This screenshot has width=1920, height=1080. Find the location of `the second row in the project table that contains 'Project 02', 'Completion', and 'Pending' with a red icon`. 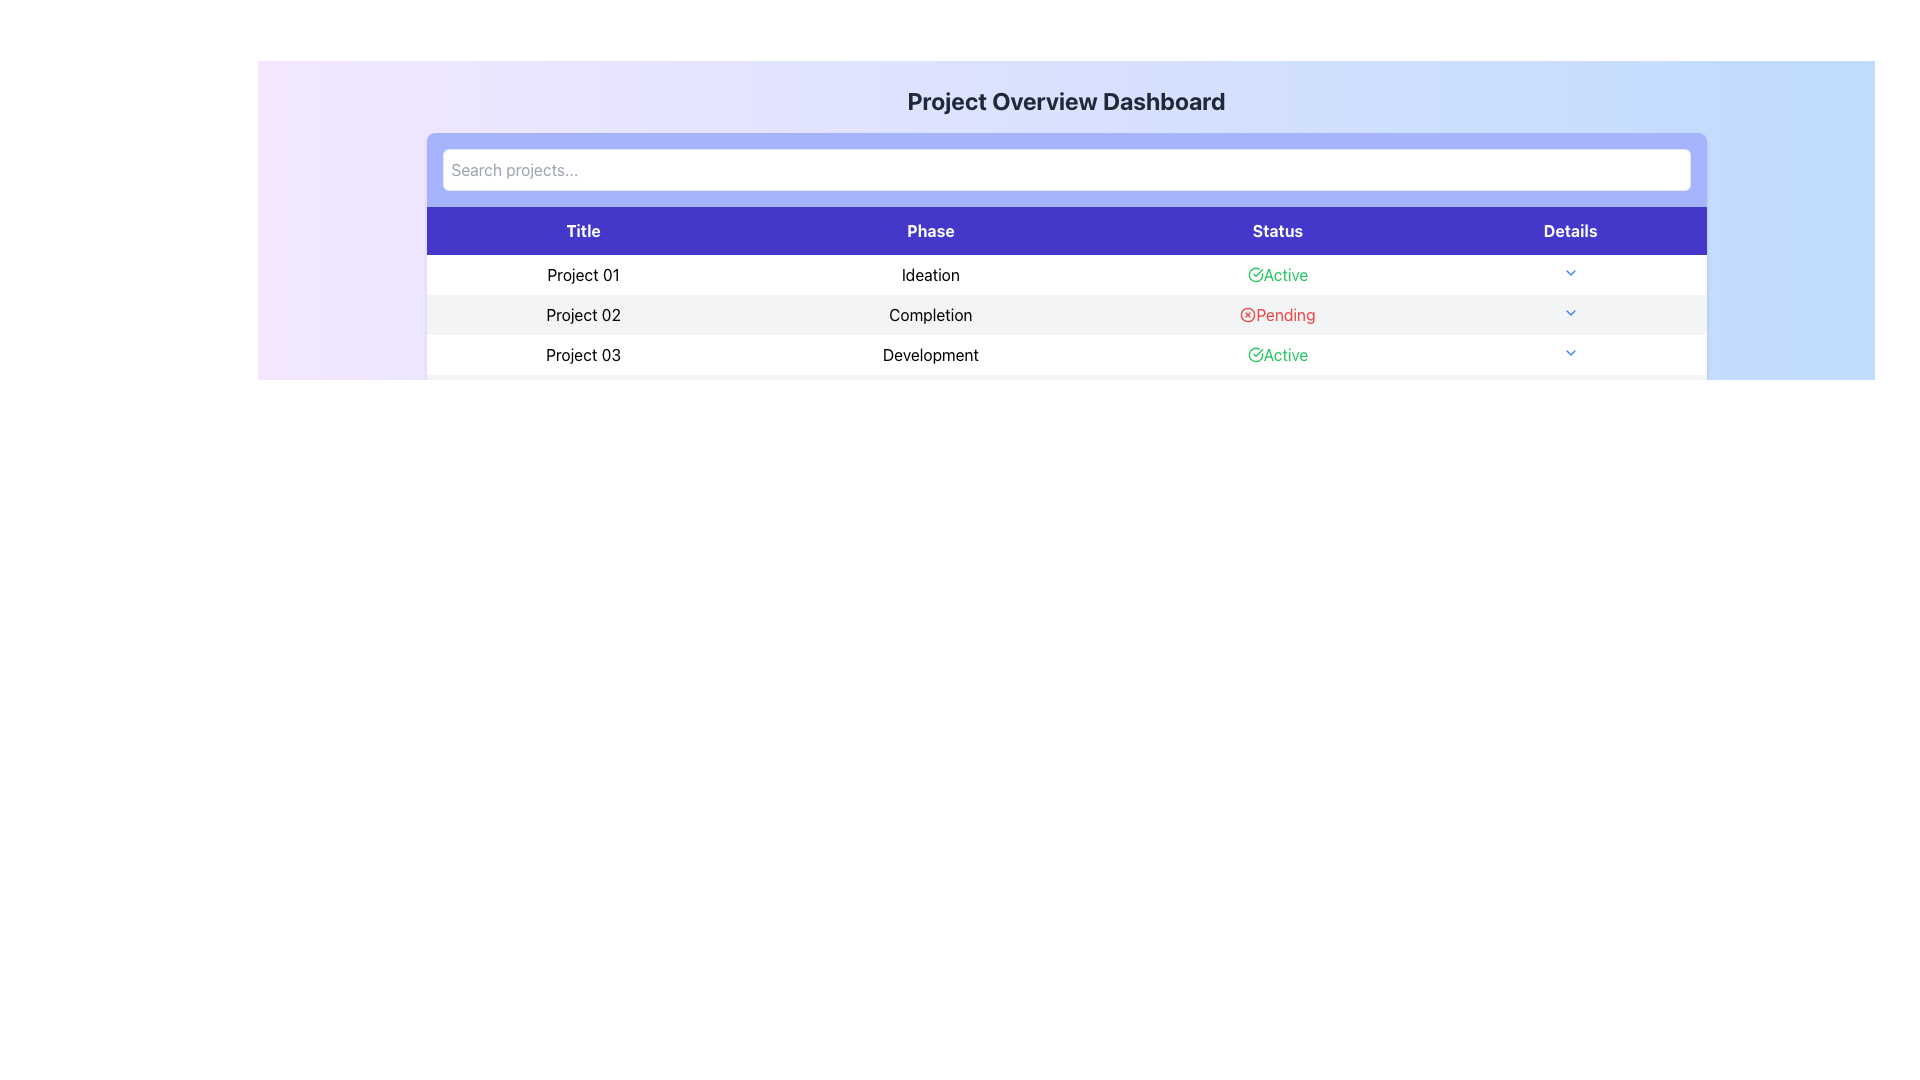

the second row in the project table that contains 'Project 02', 'Completion', and 'Pending' with a red icon is located at coordinates (1065, 315).